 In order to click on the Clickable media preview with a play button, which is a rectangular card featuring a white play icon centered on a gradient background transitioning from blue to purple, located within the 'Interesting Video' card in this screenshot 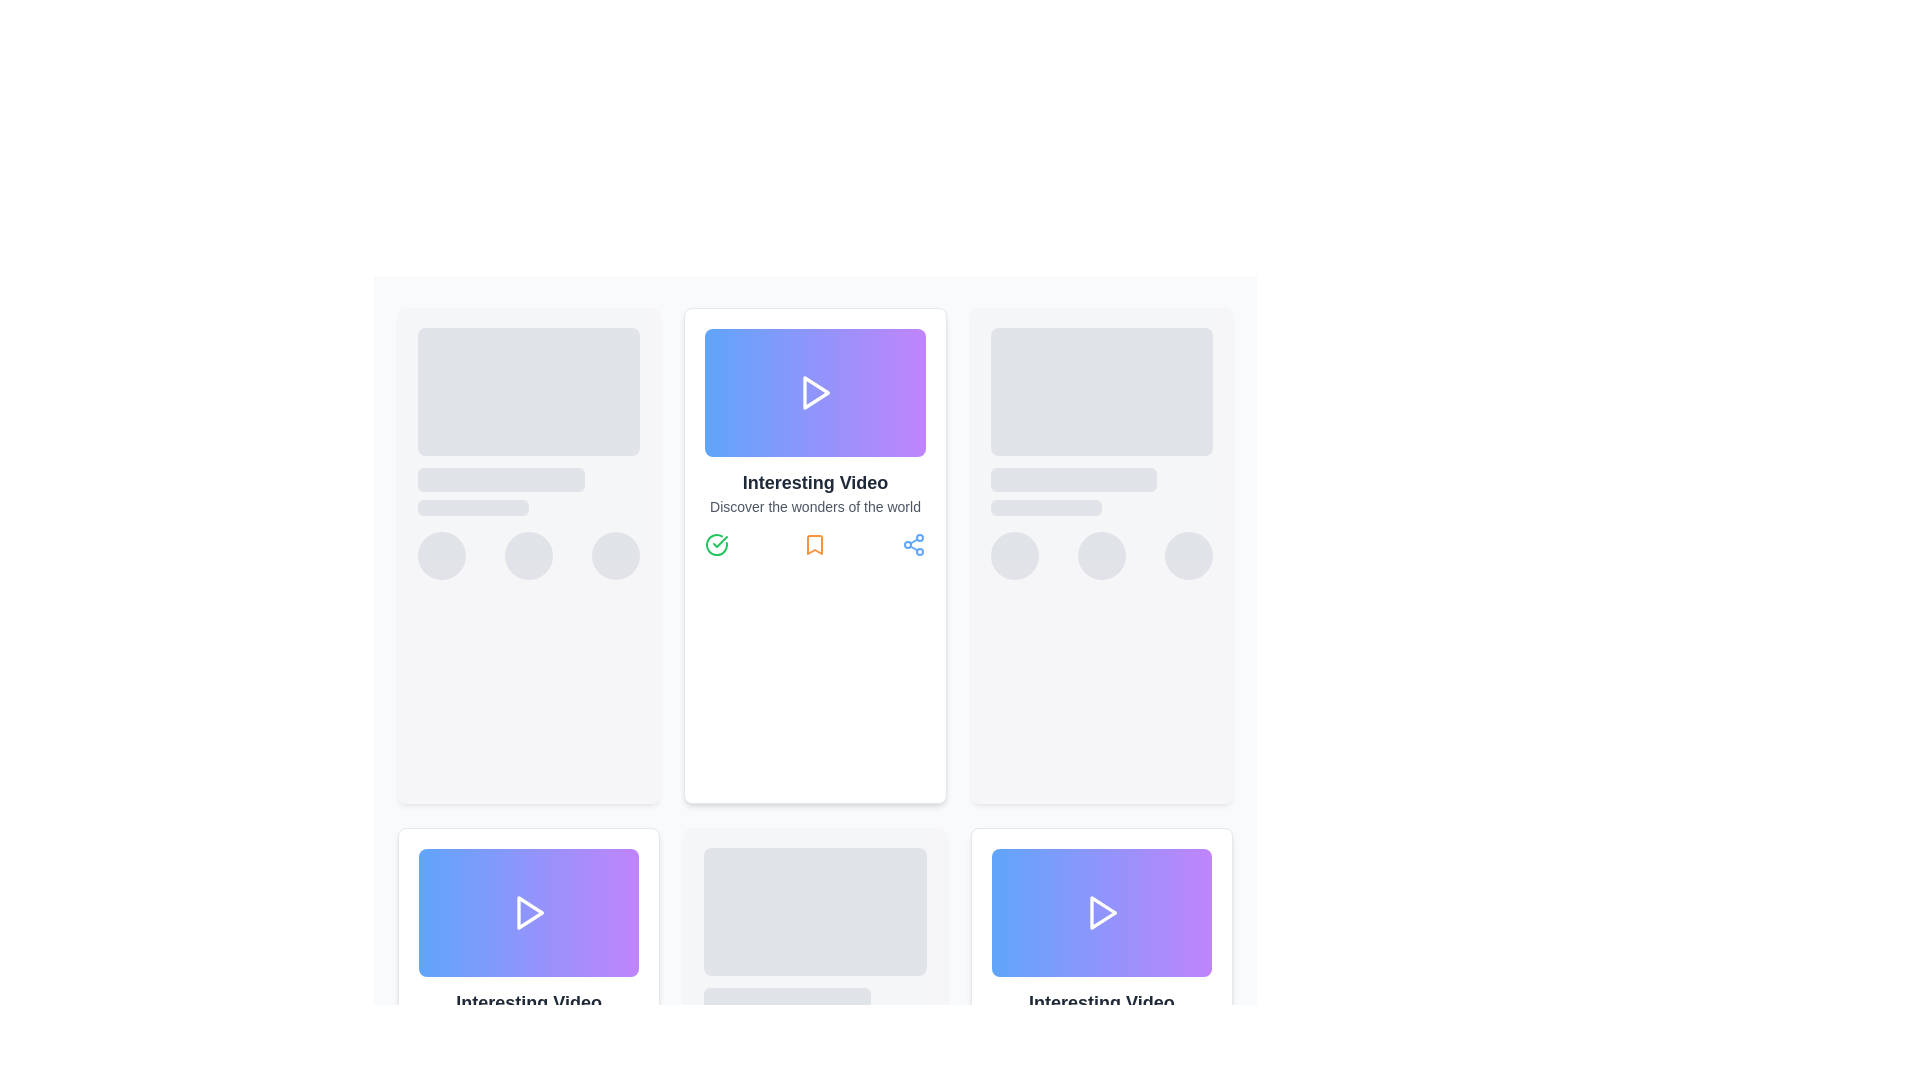, I will do `click(815, 393)`.